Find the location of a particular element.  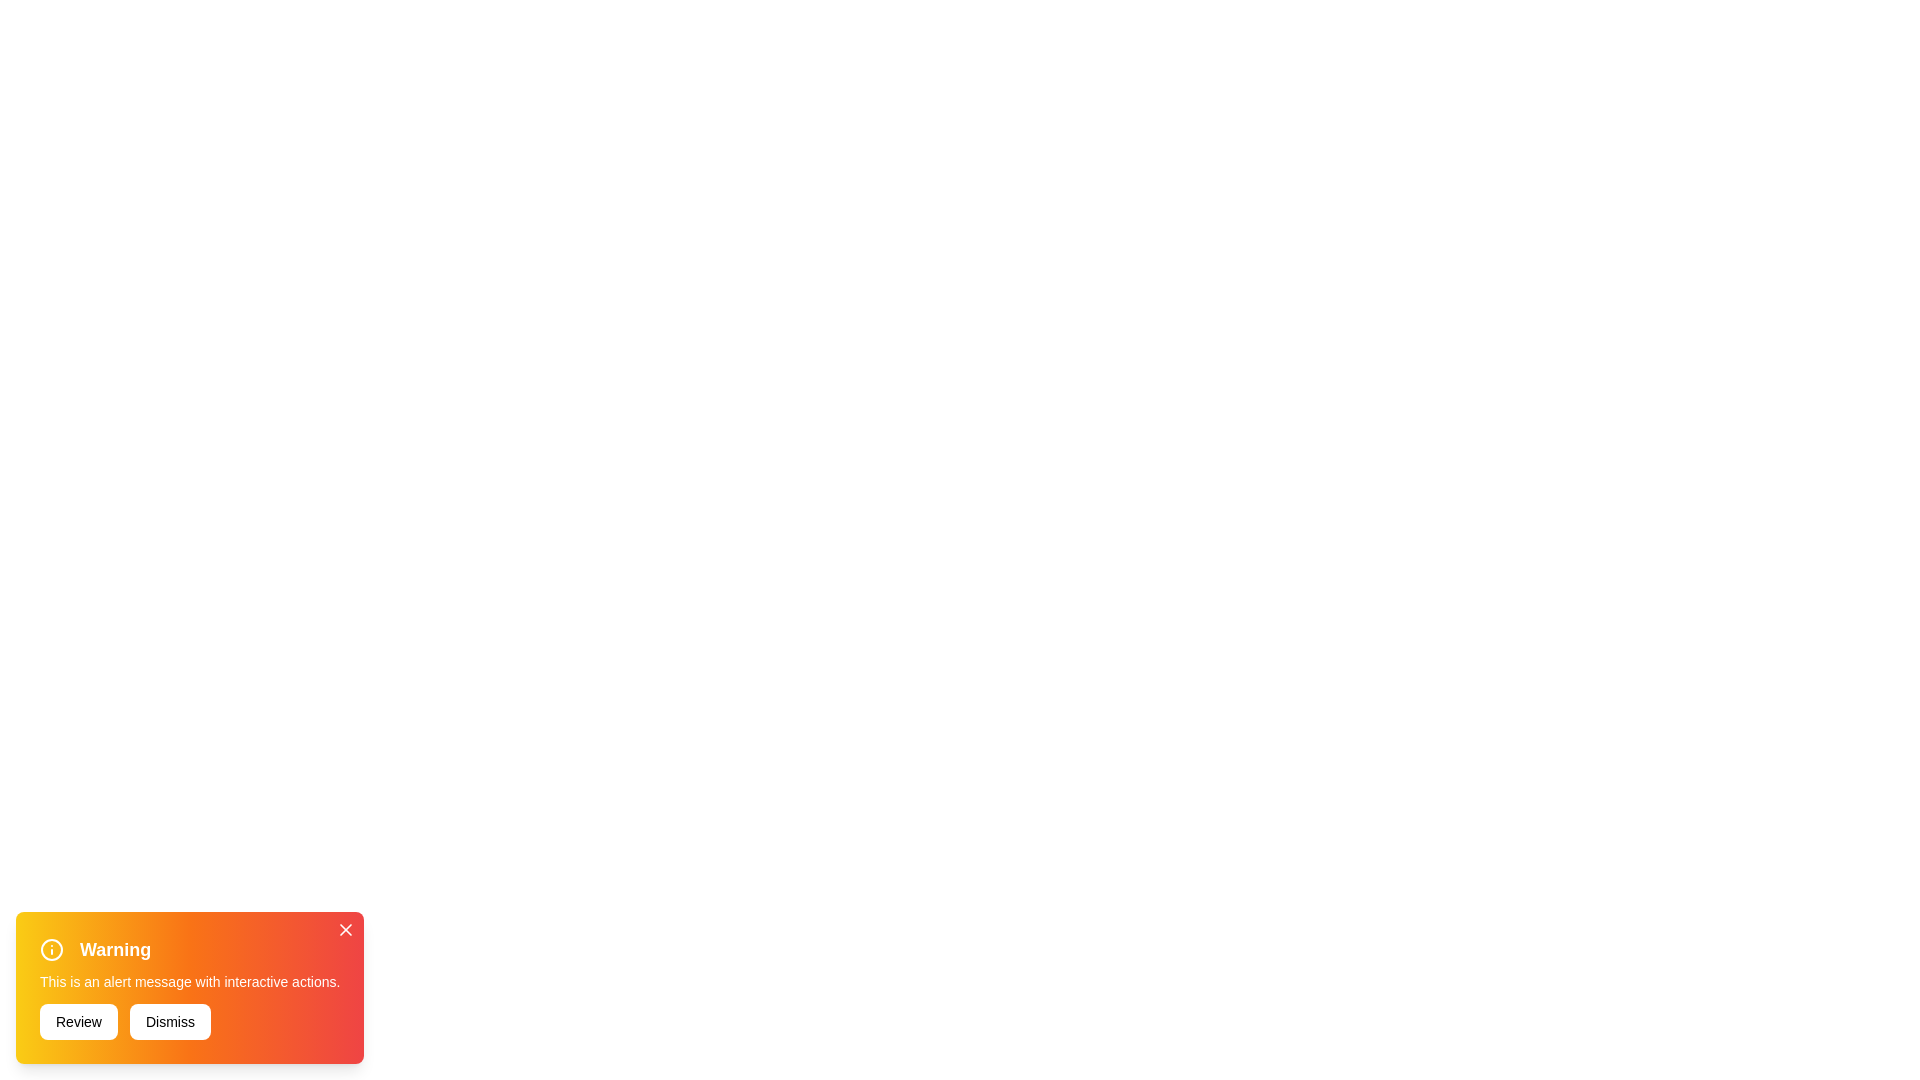

close icon in the top-right corner of the notification banner is located at coordinates (345, 929).